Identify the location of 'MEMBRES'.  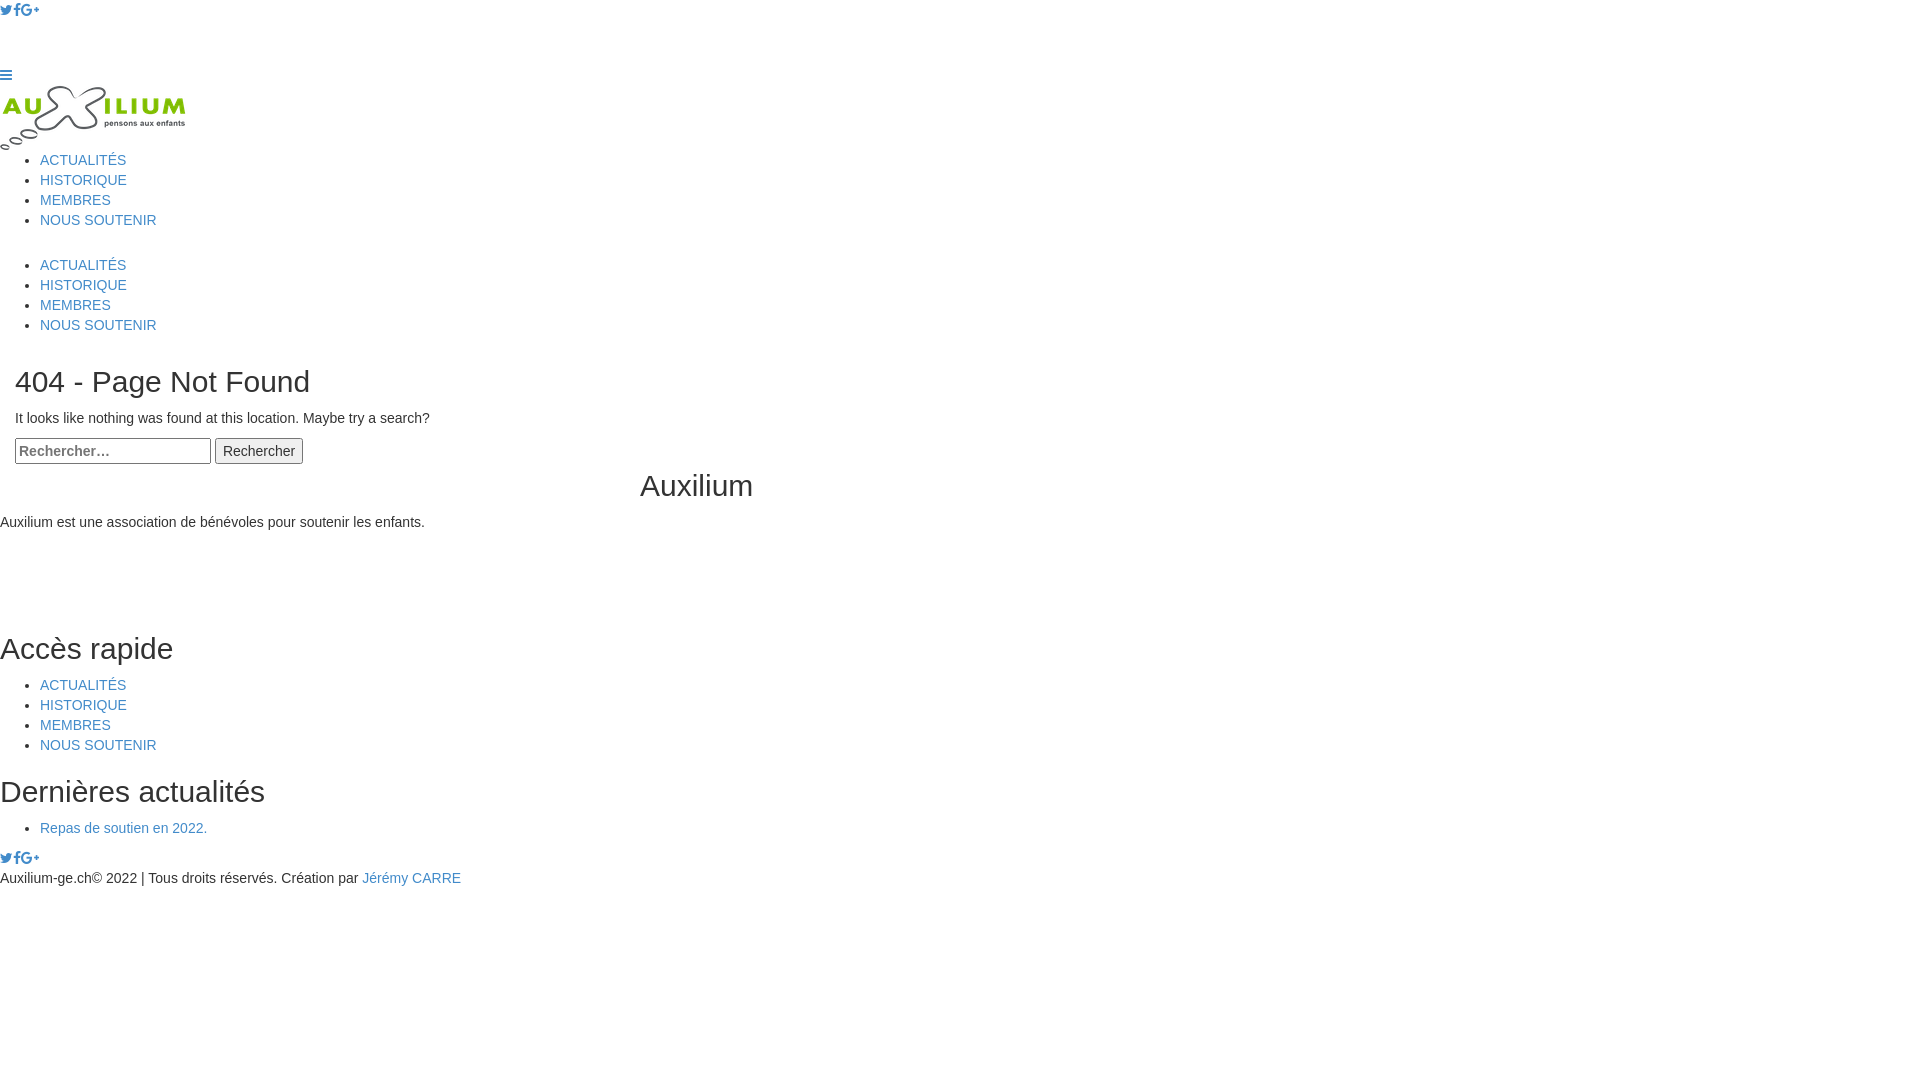
(75, 200).